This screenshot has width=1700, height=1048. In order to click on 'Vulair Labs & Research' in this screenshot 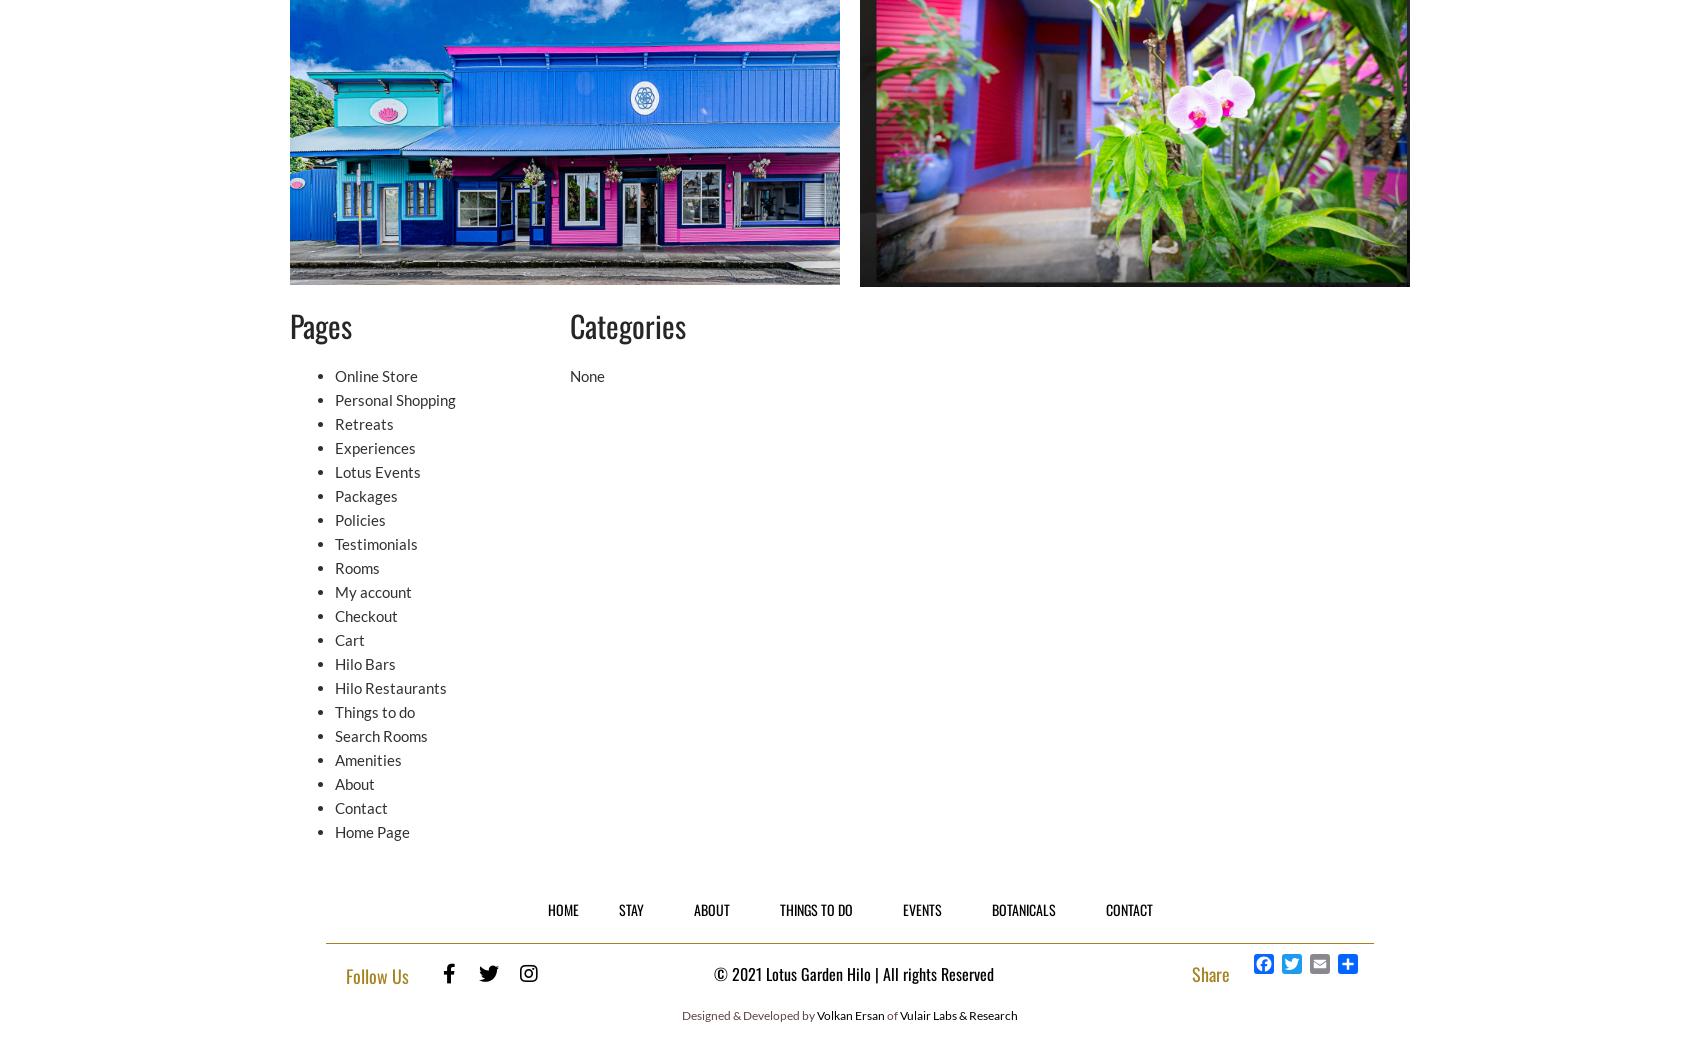, I will do `click(957, 1014)`.